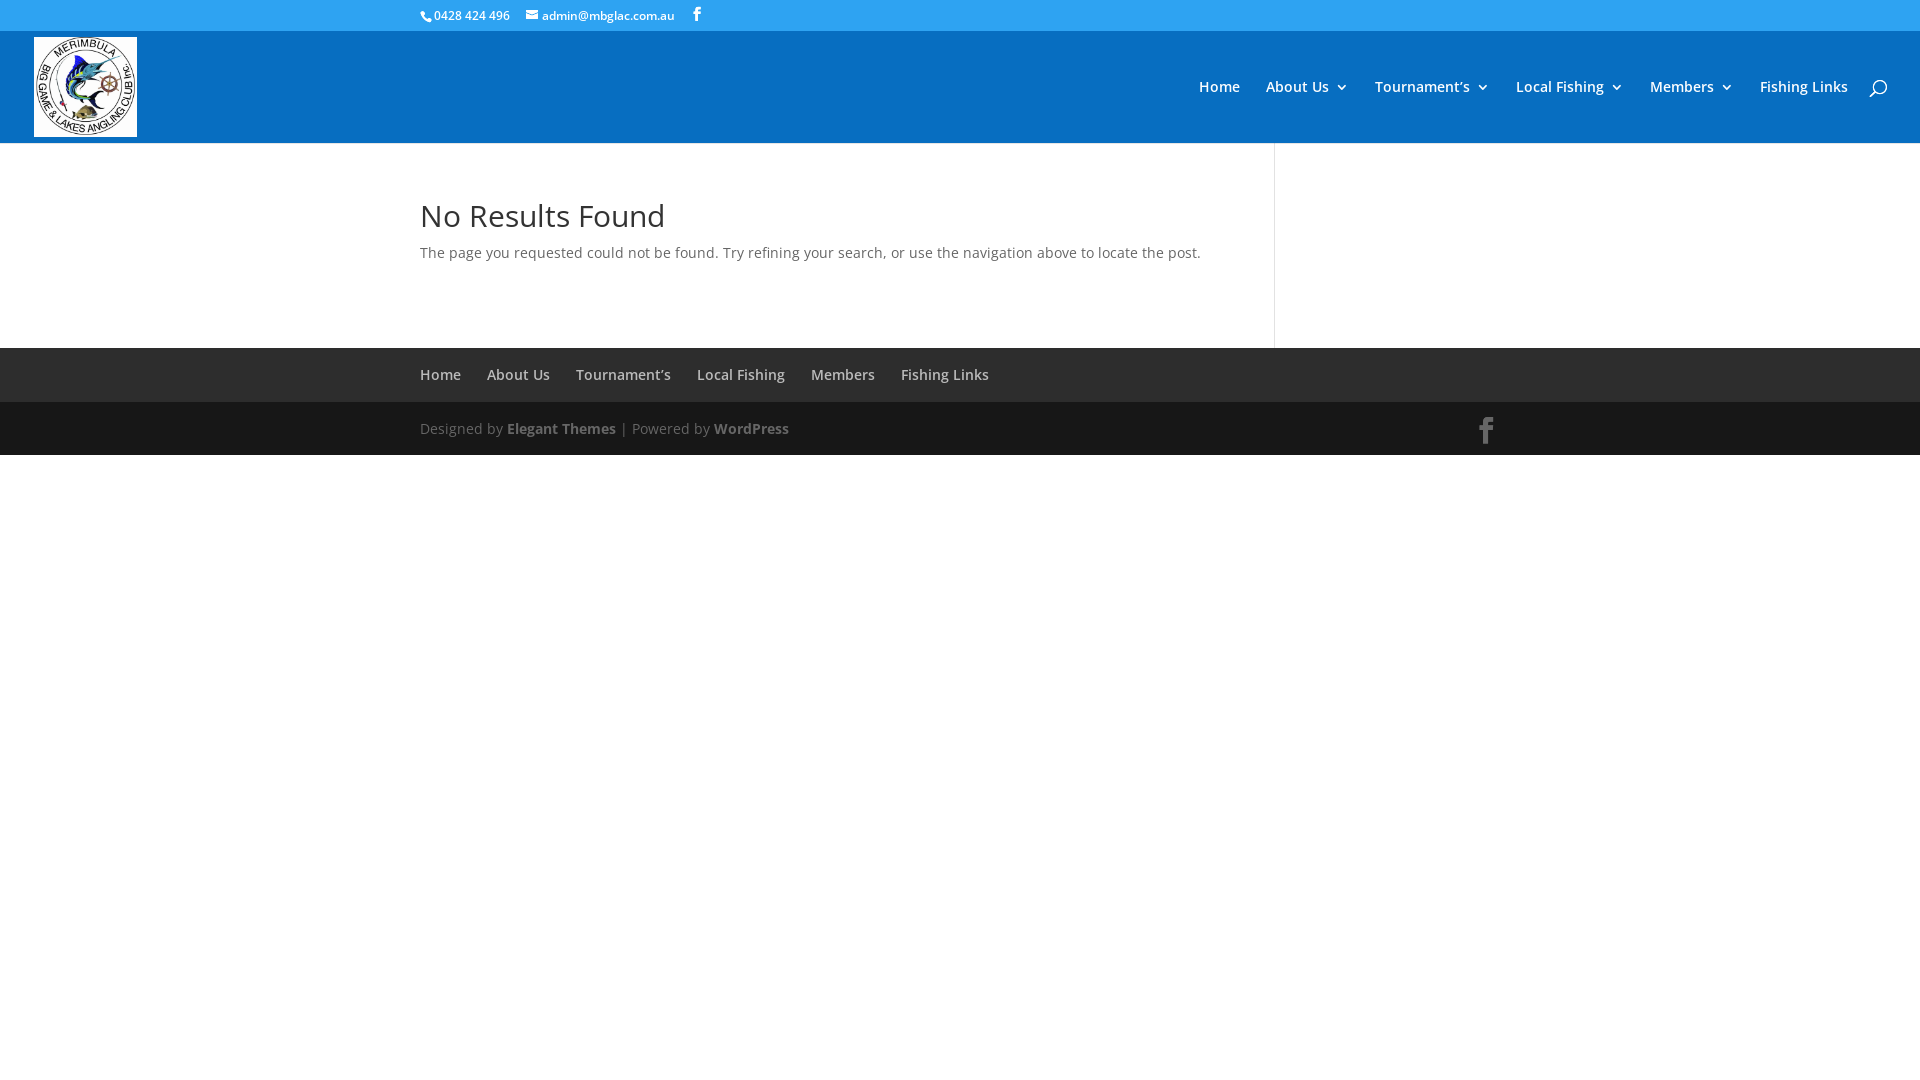 The image size is (1920, 1080). Describe the element at coordinates (560, 427) in the screenshot. I see `'Elegant Themes'` at that location.